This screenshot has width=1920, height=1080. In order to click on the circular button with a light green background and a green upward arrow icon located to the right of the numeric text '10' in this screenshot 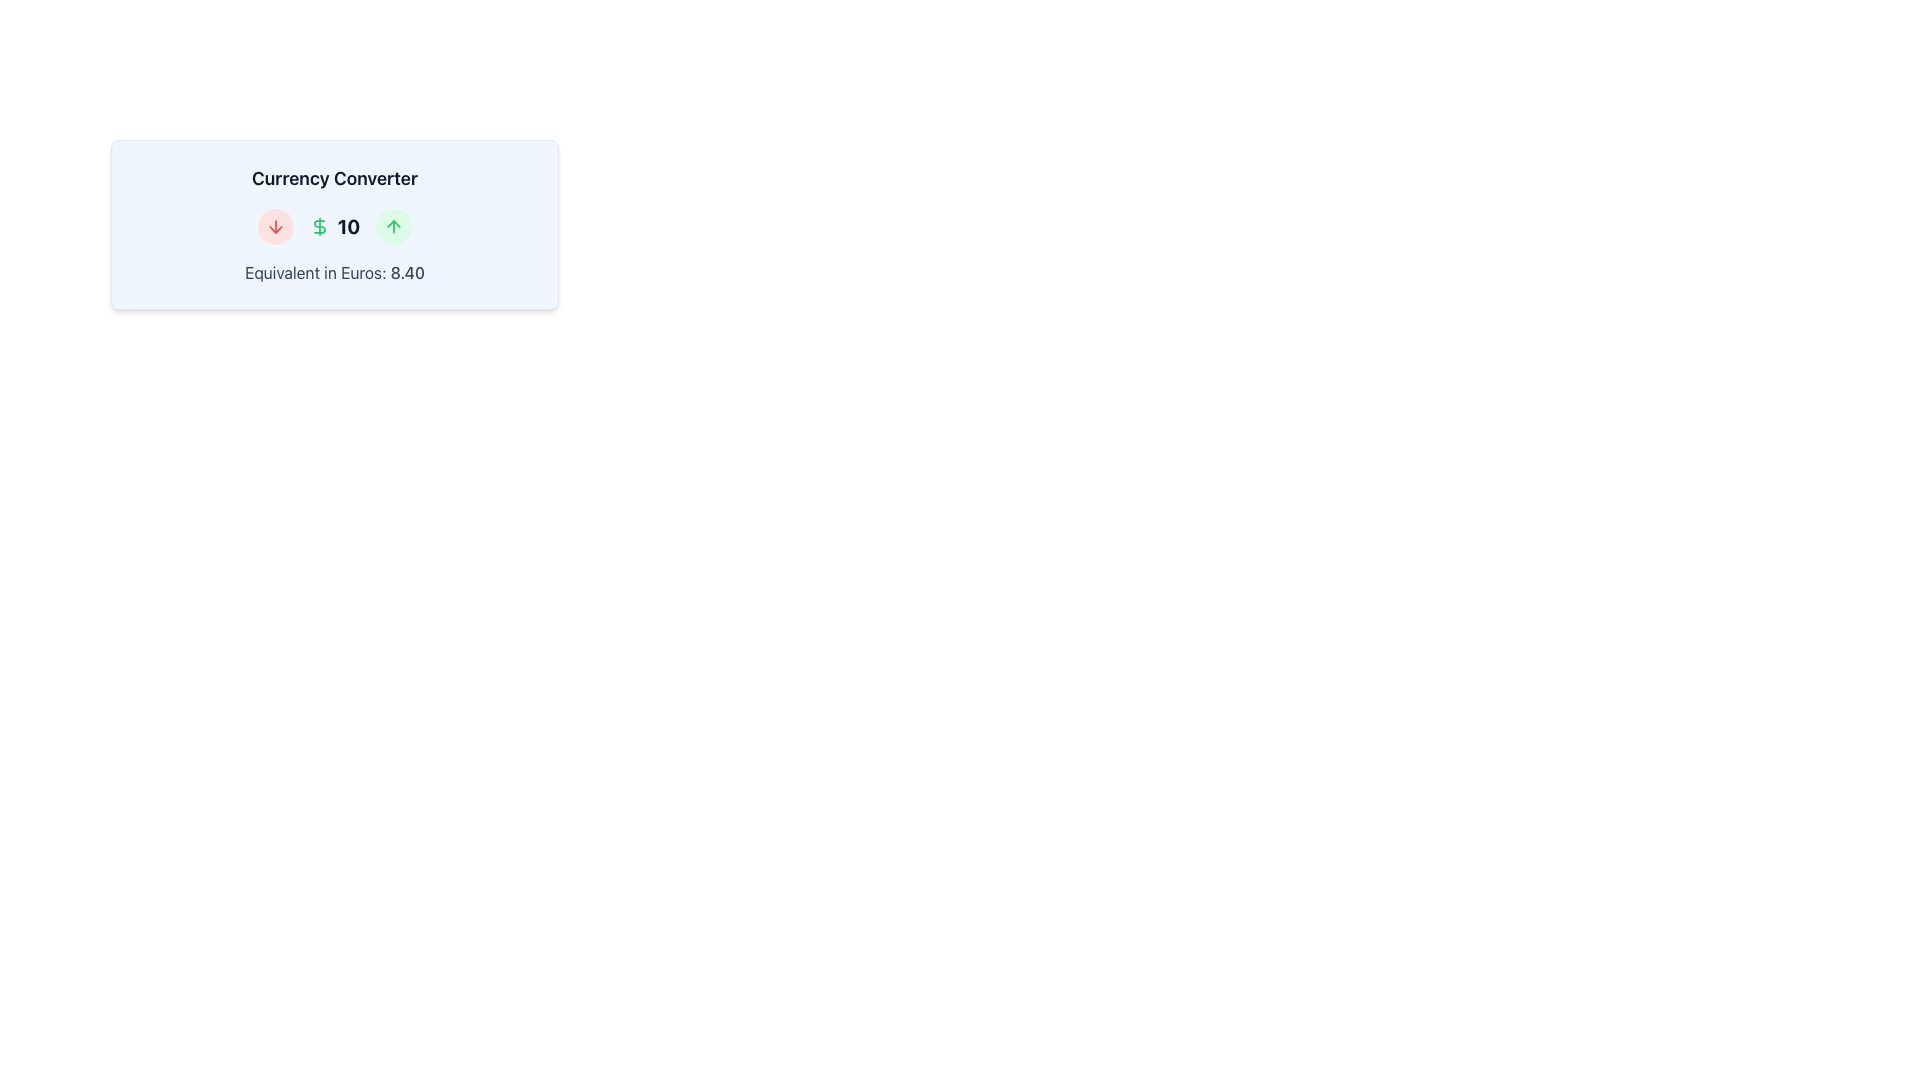, I will do `click(394, 226)`.